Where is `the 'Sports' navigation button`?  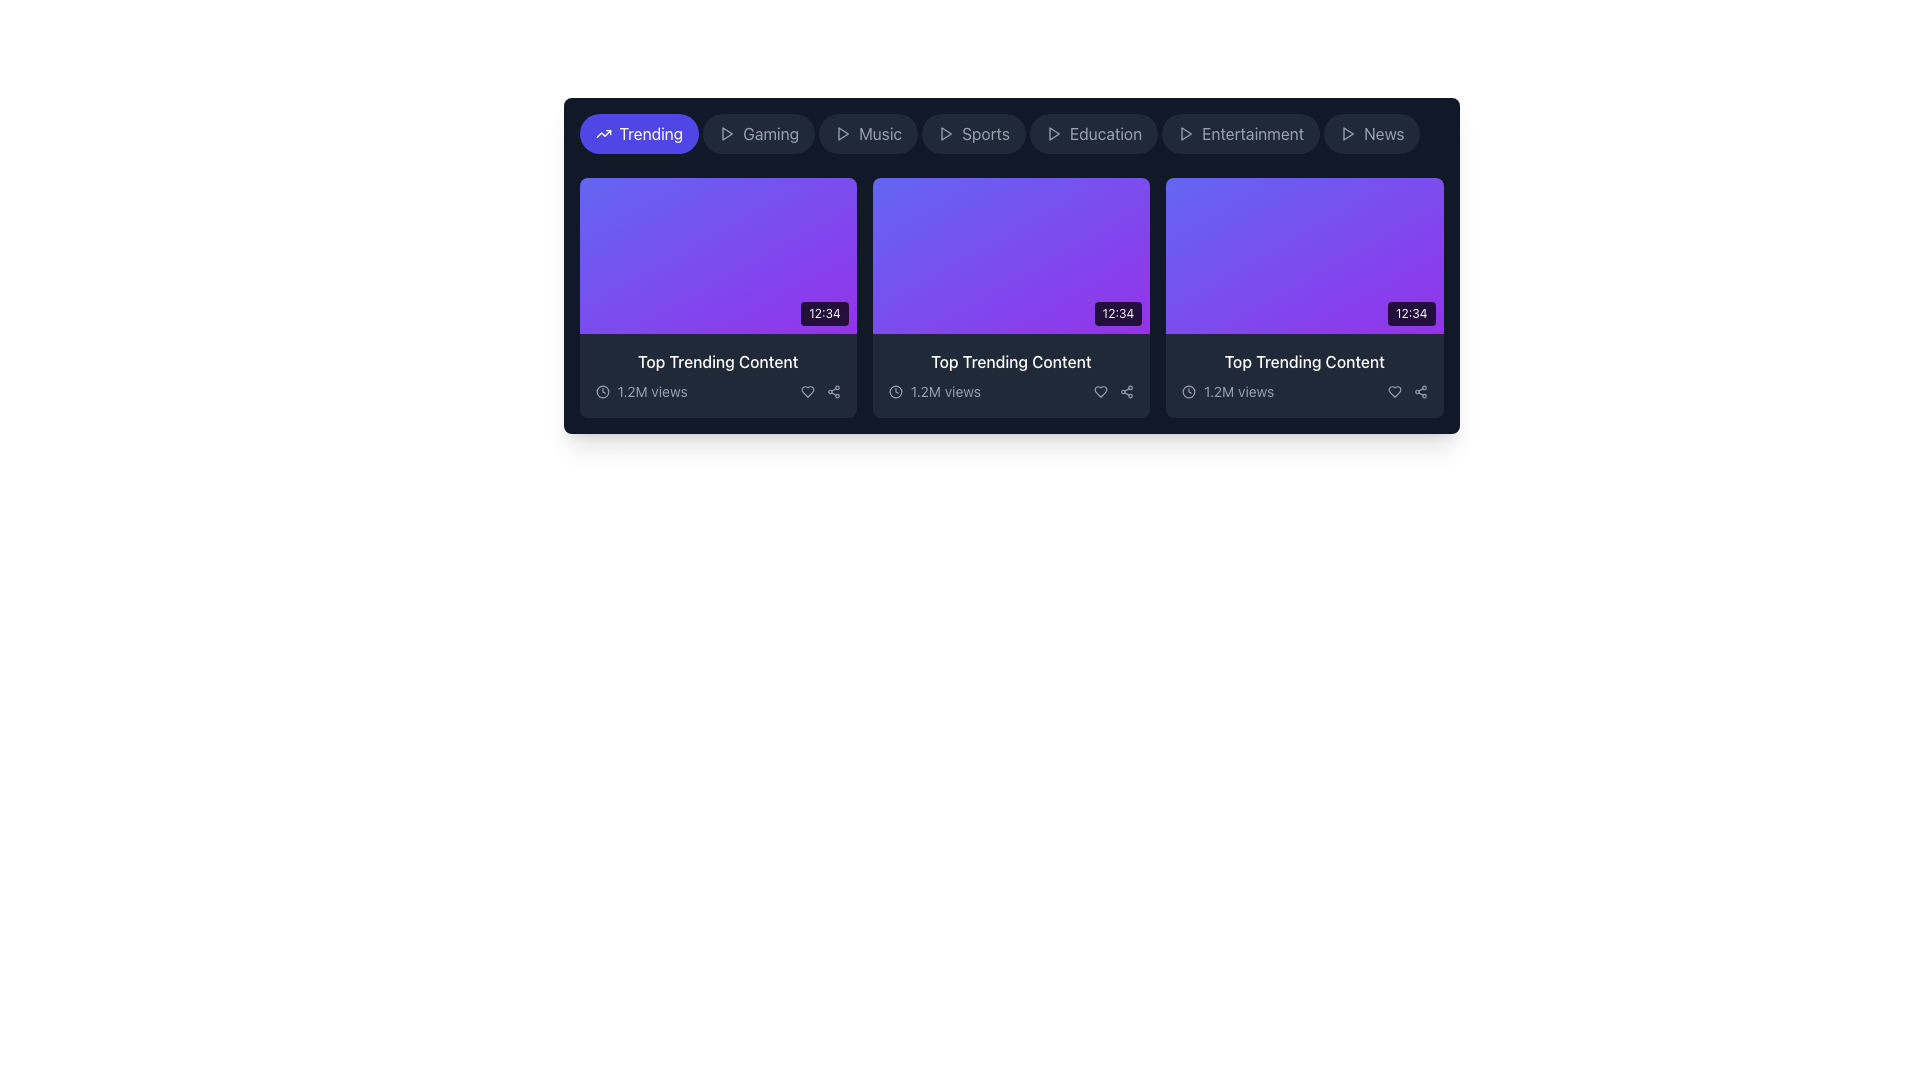
the 'Sports' navigation button is located at coordinates (1011, 134).